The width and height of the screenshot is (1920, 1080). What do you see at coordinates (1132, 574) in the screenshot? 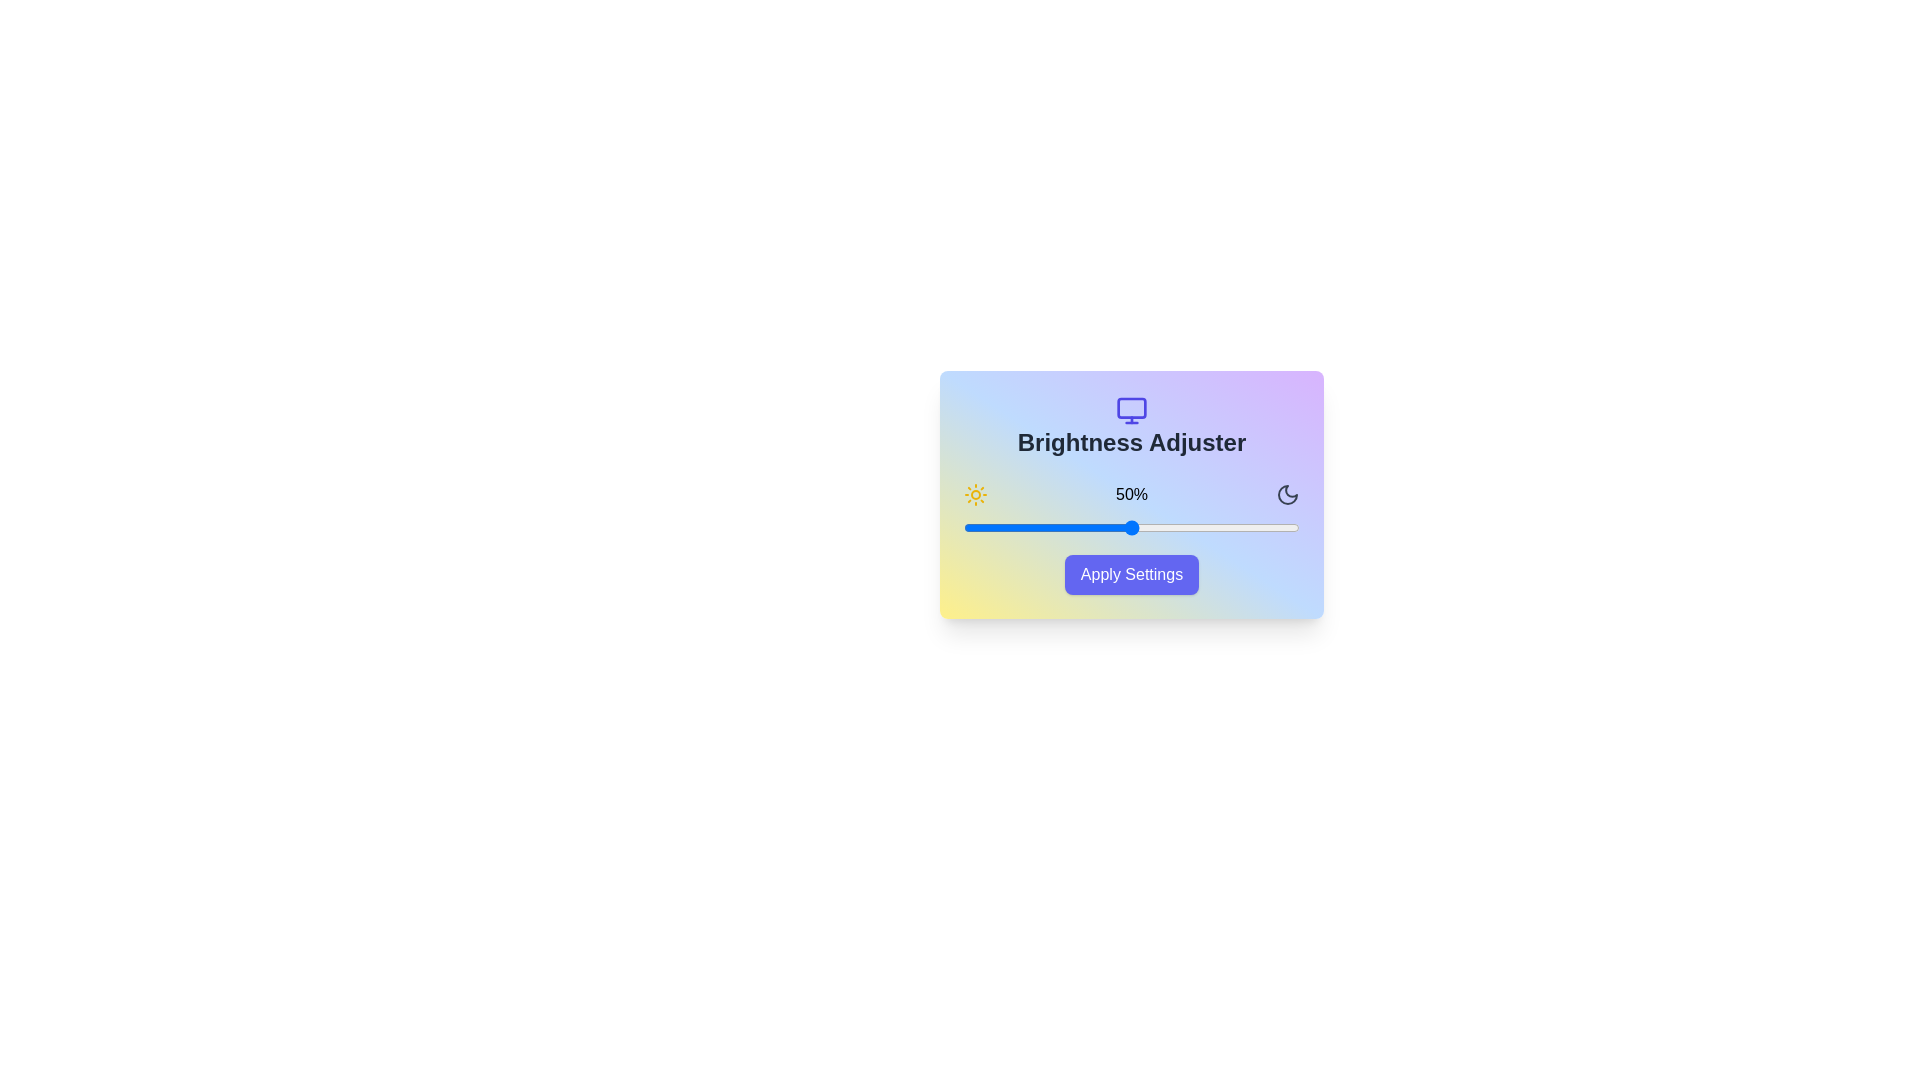
I see `'Apply Settings' button to confirm changes` at bounding box center [1132, 574].